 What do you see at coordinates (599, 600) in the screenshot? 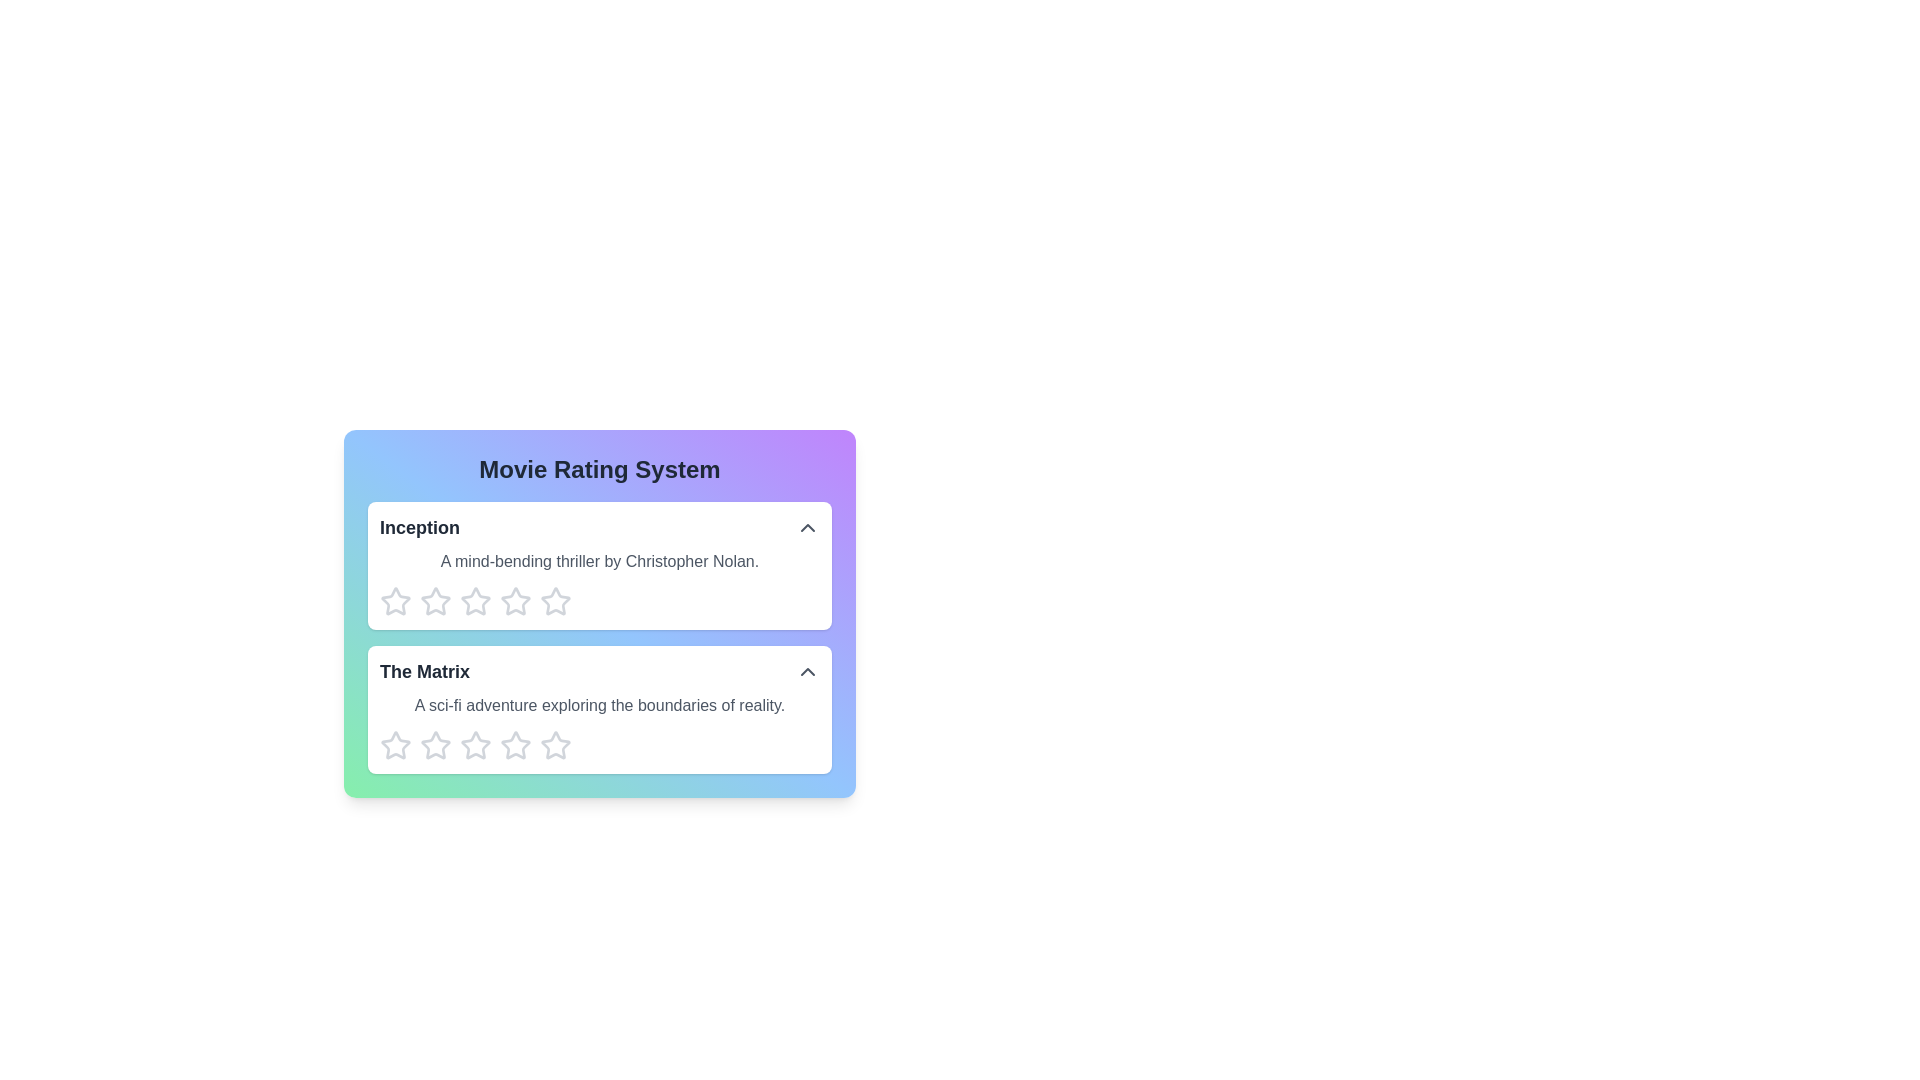
I see `across the star icons in the rating component for the movie 'Inception'` at bounding box center [599, 600].